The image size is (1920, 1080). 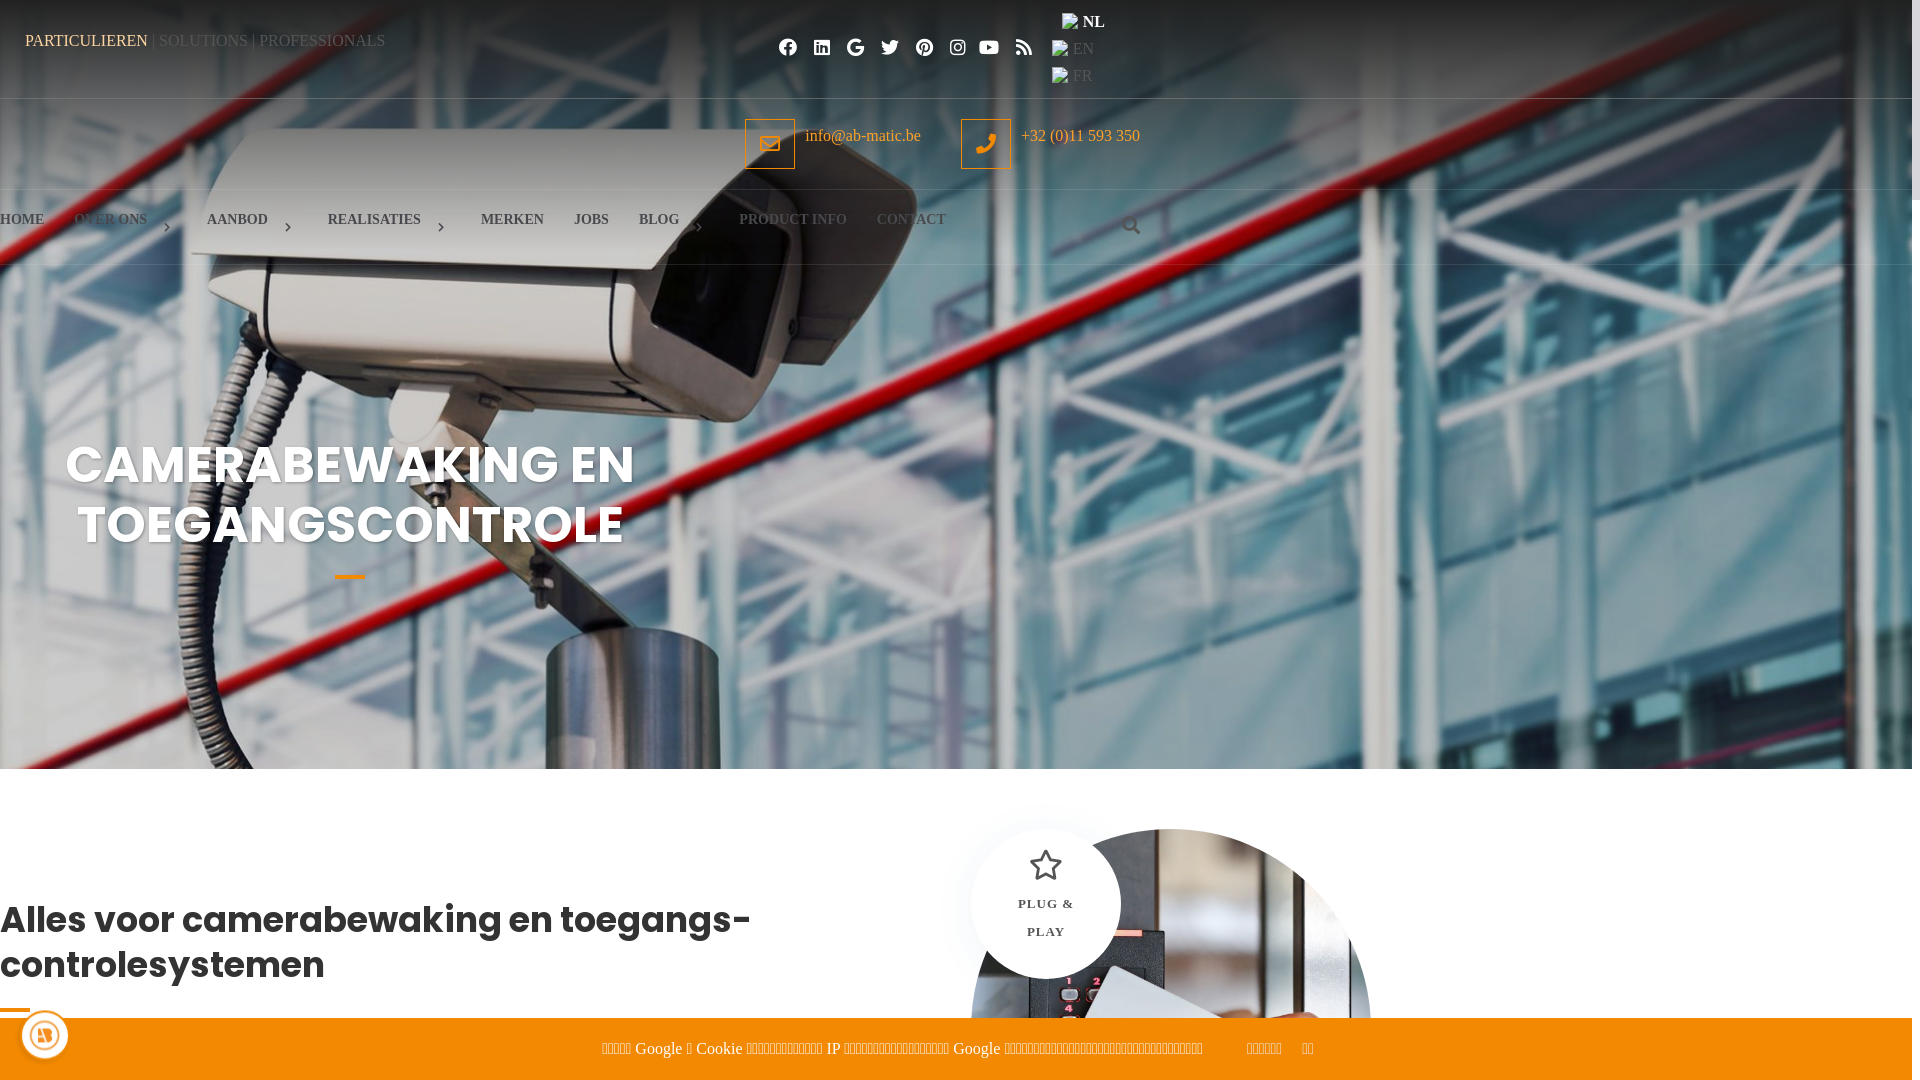 What do you see at coordinates (960, 142) in the screenshot?
I see `'+32 (0)11 593 350'` at bounding box center [960, 142].